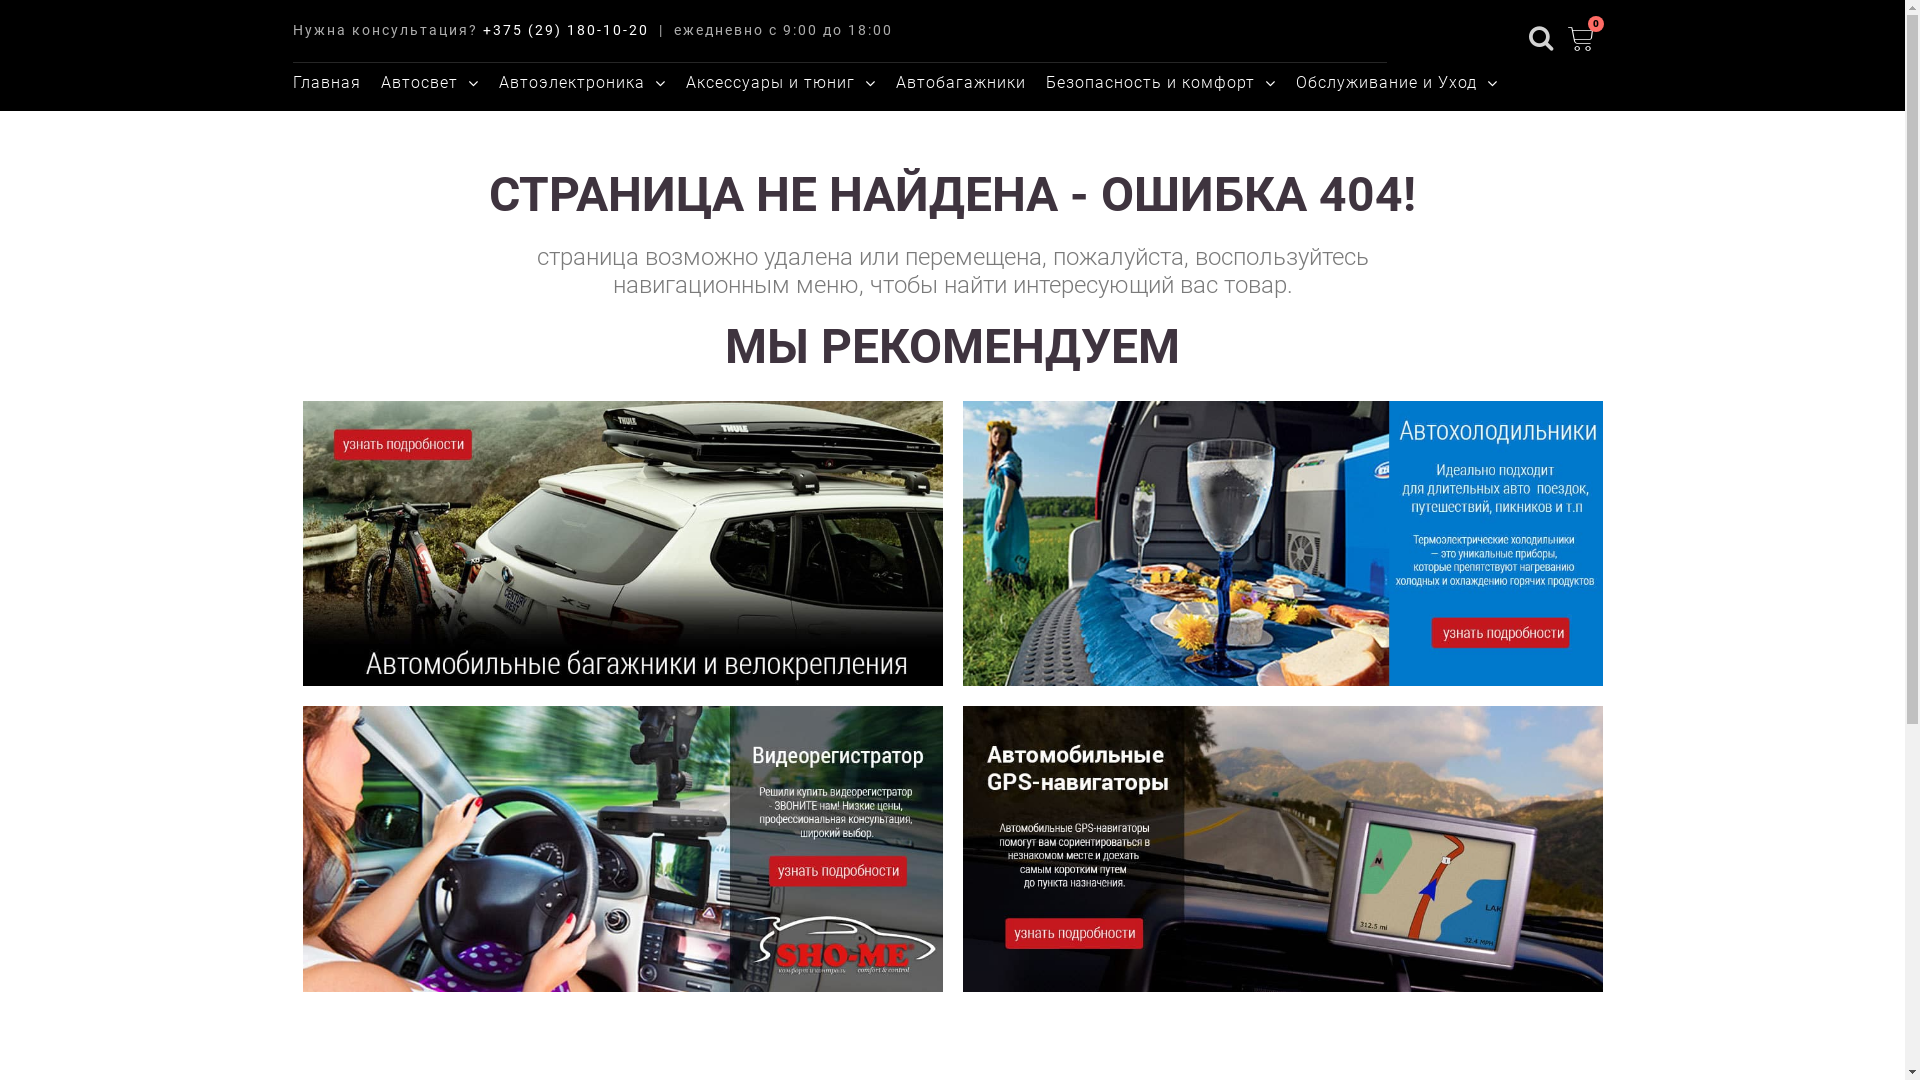 Image resolution: width=1920 pixels, height=1080 pixels. What do you see at coordinates (564, 30) in the screenshot?
I see `'+375 (29) 180-10-20'` at bounding box center [564, 30].